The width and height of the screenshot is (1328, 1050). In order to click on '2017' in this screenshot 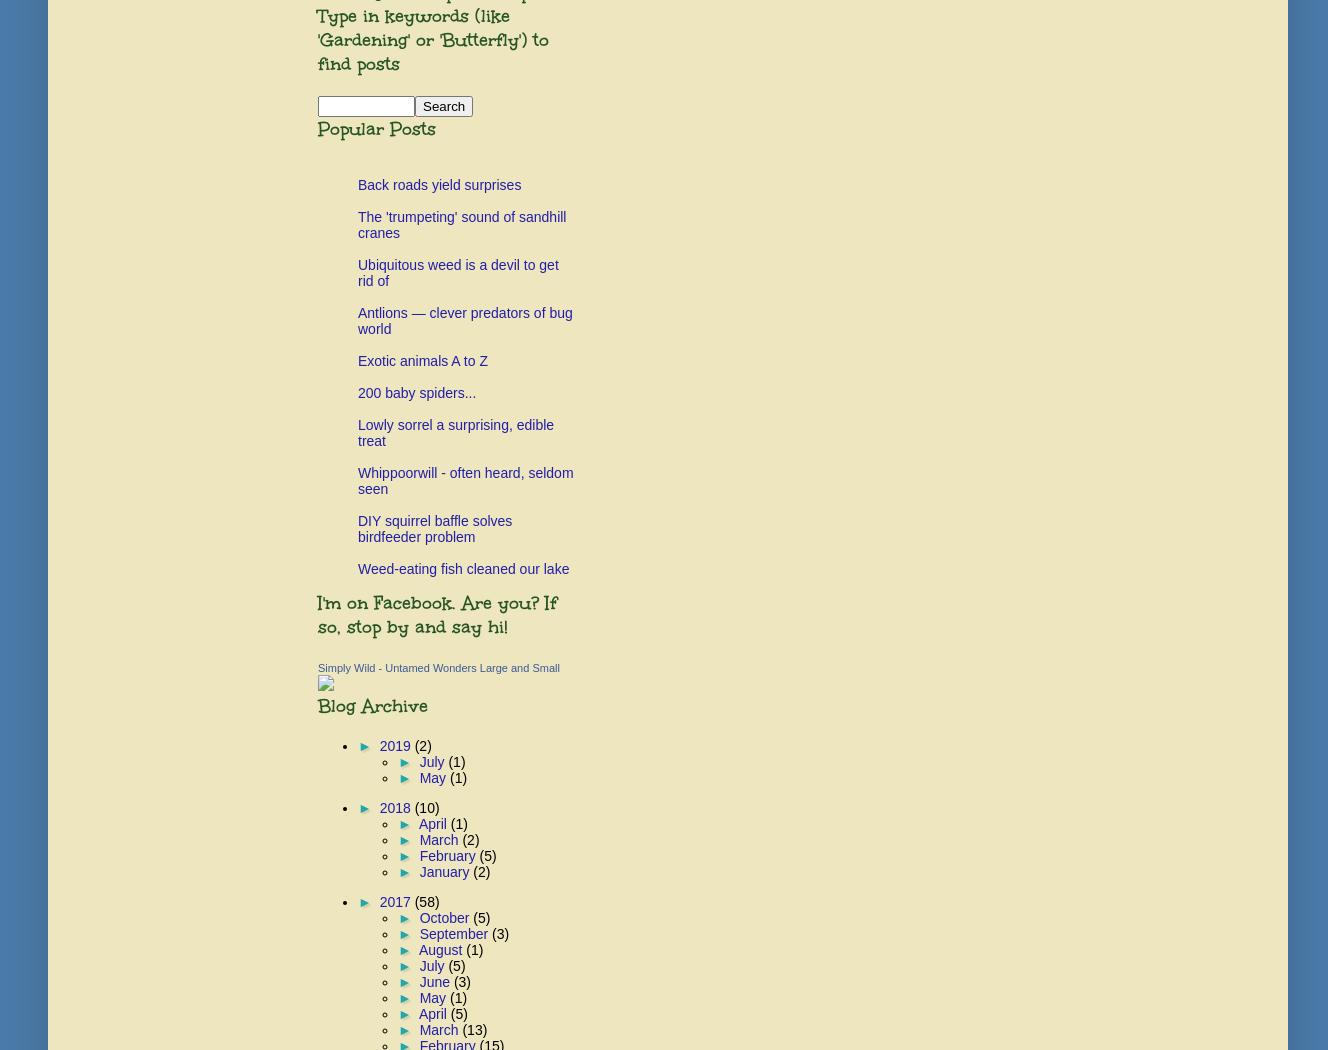, I will do `click(378, 901)`.